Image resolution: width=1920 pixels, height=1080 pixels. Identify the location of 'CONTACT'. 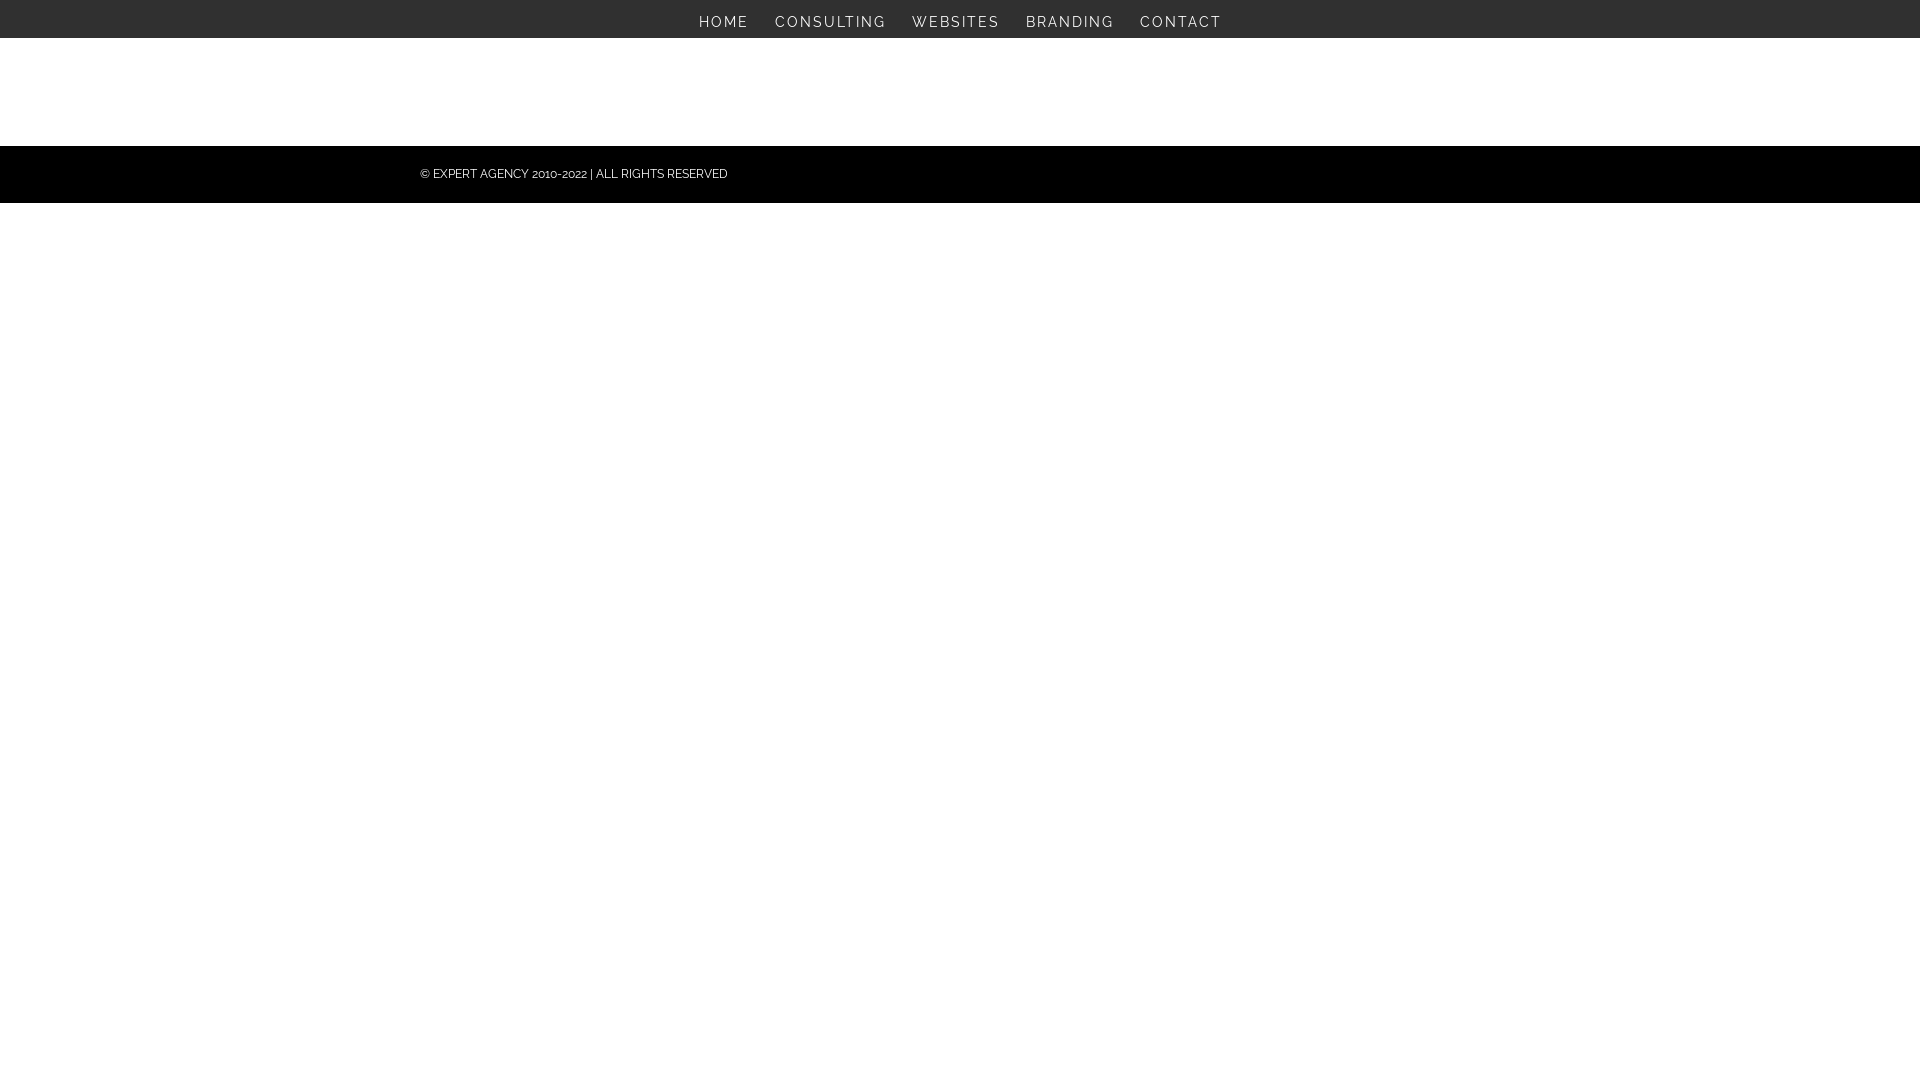
(1180, 26).